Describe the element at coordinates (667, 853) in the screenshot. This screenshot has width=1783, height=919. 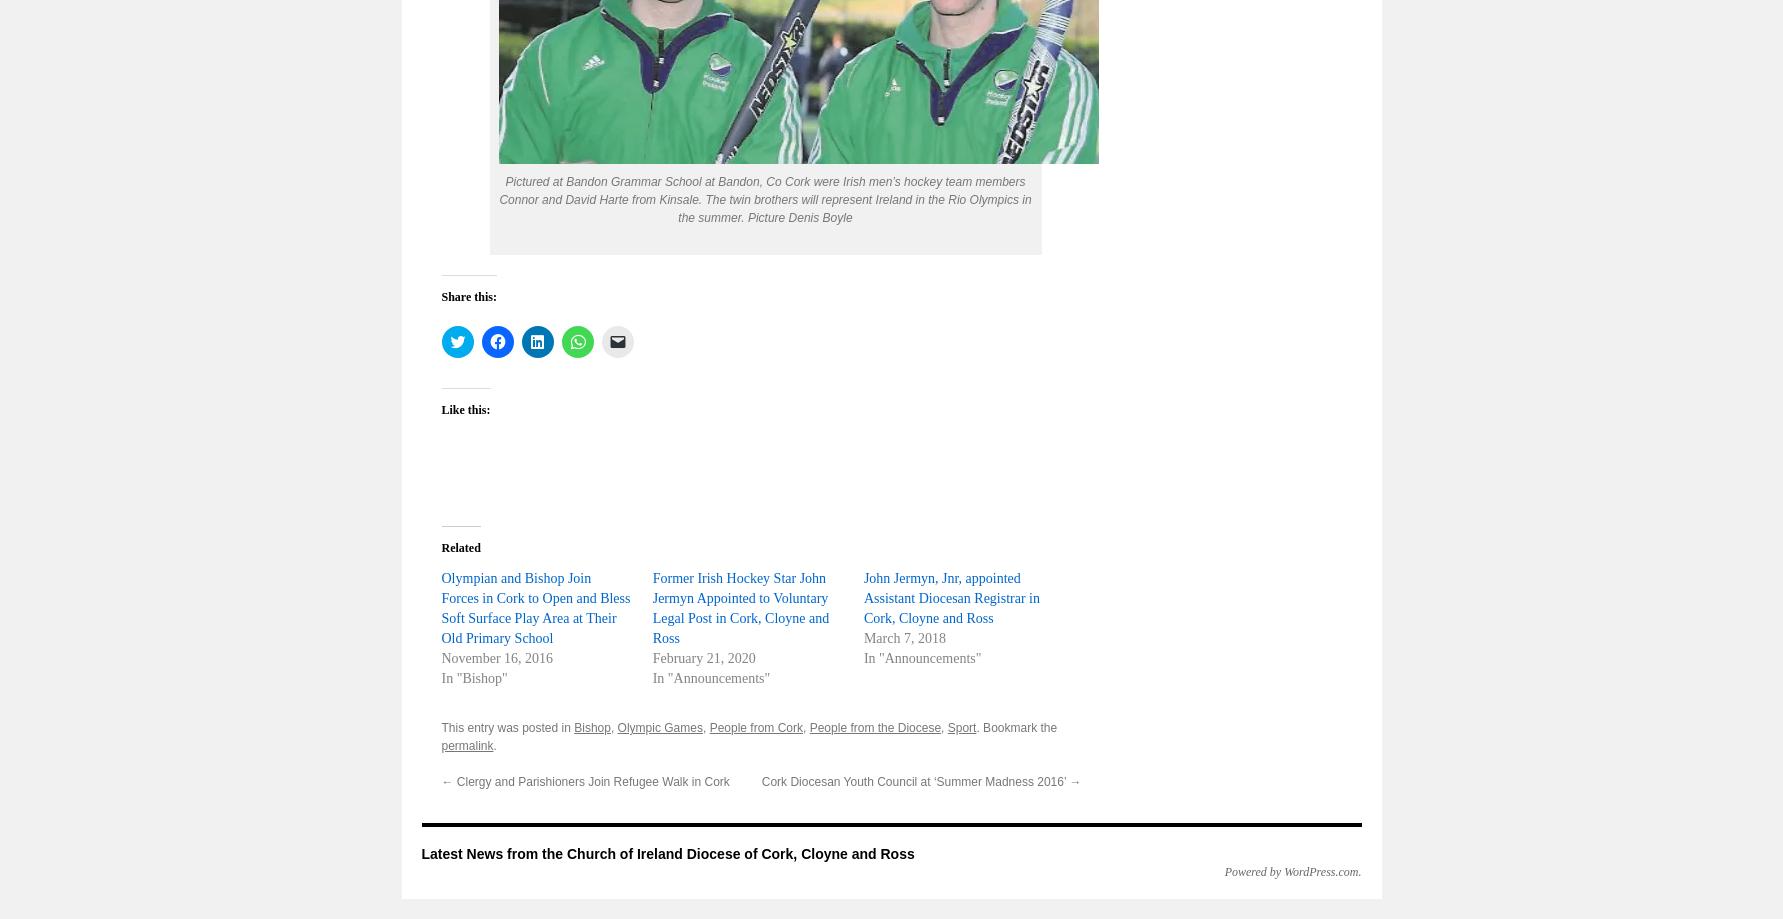
I see `'Latest News from the Church of Ireland Diocese of Cork, Cloyne and Ross'` at that location.